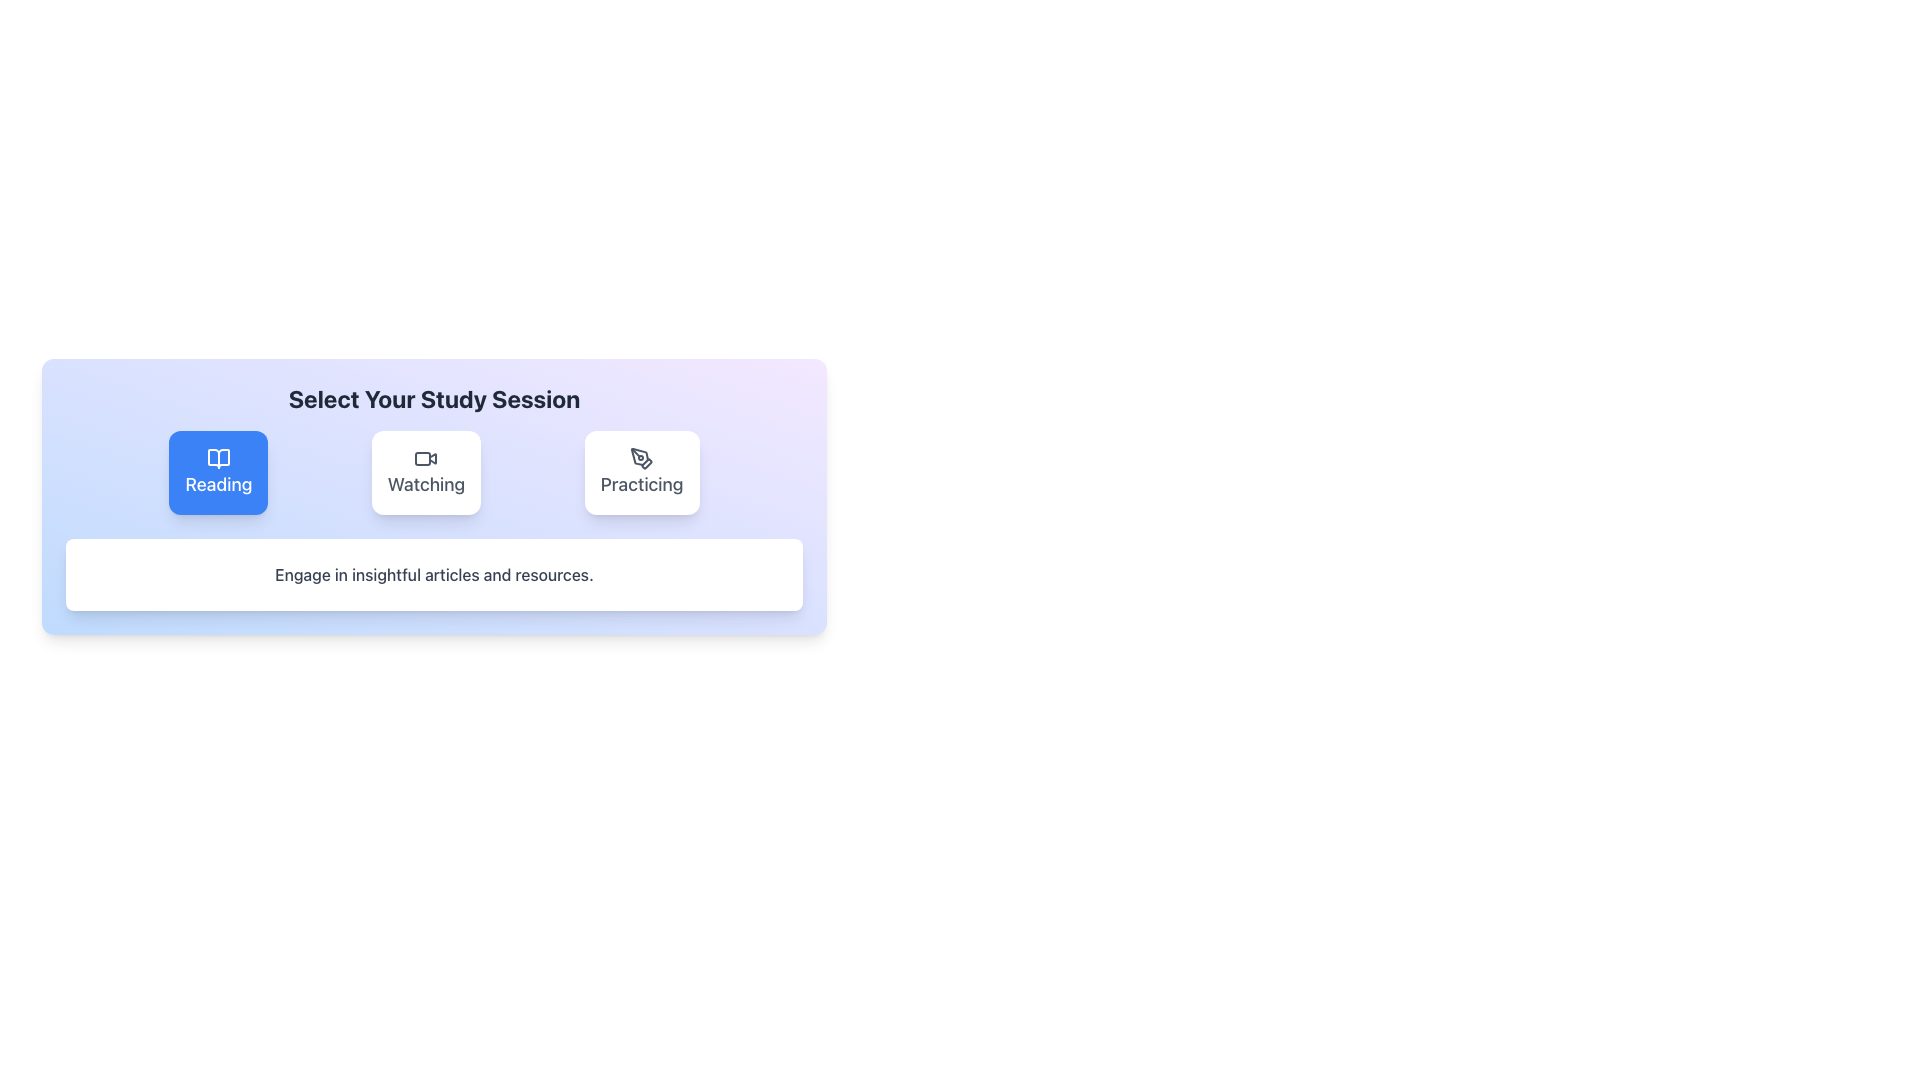 The width and height of the screenshot is (1920, 1080). What do you see at coordinates (433, 473) in the screenshot?
I see `the 'Watching' button, which is a square button with rounded corners, featuring a white background and gray text, to trigger its hover effects` at bounding box center [433, 473].